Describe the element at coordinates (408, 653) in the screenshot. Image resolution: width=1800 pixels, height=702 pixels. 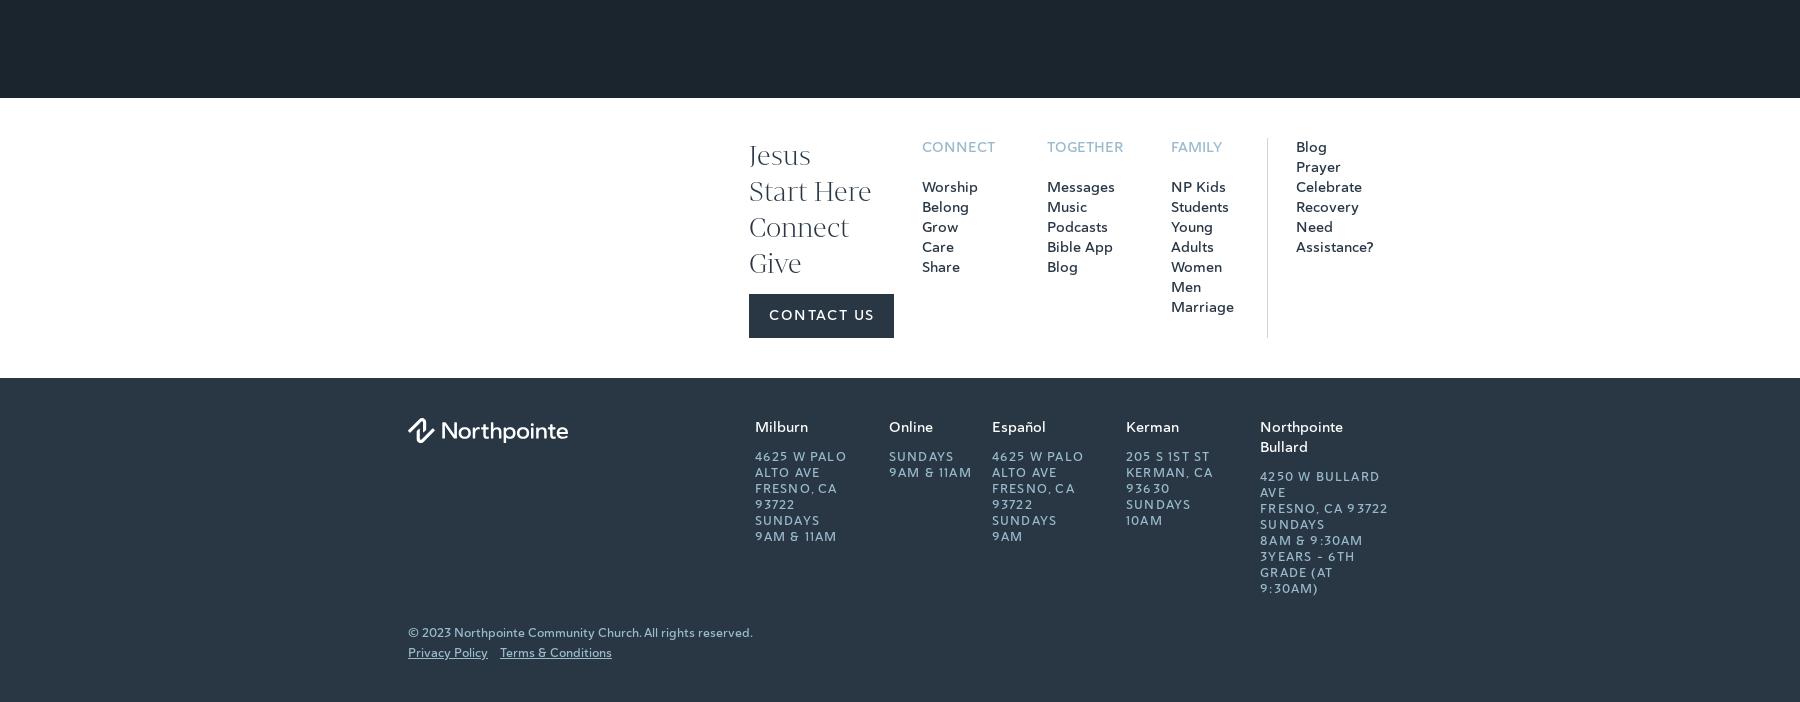
I see `'Privacy Policy'` at that location.